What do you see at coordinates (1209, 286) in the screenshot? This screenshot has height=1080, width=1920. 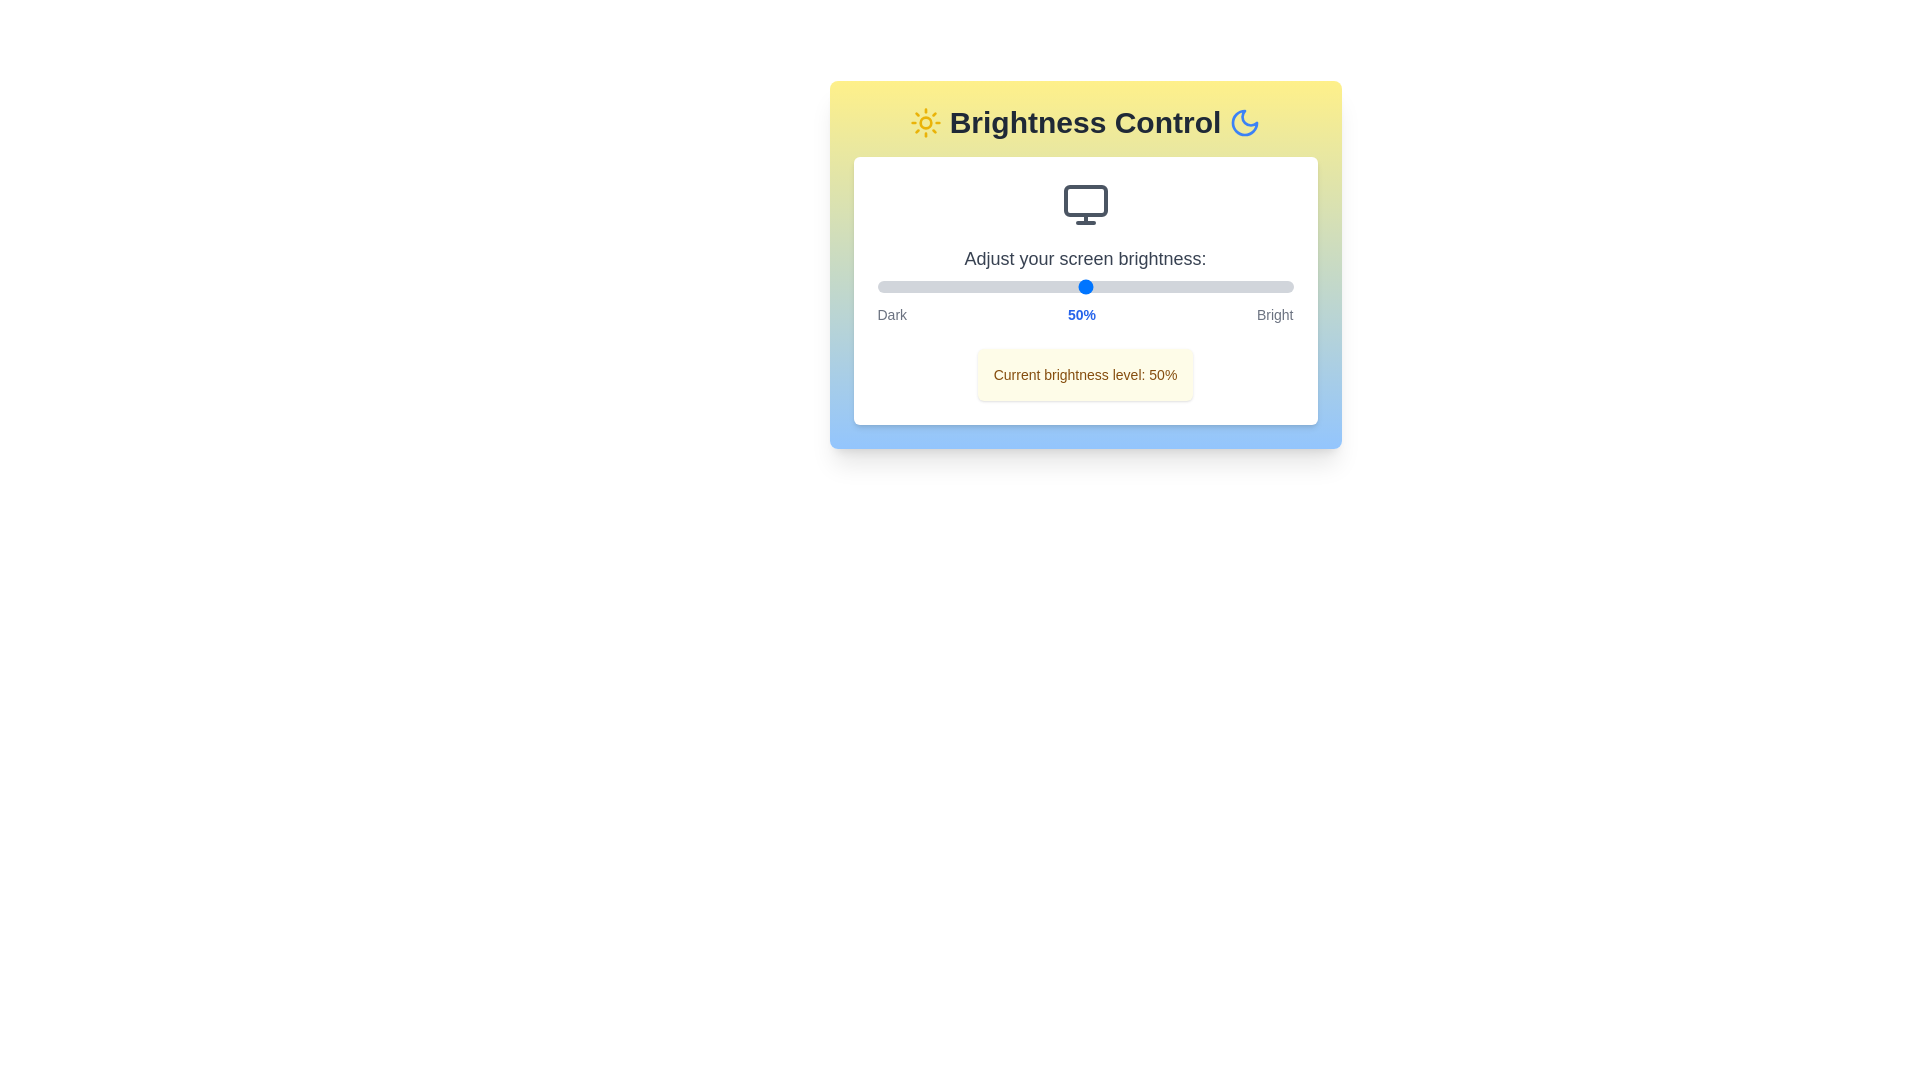 I see `the brightness to 80% by interacting with the slider` at bounding box center [1209, 286].